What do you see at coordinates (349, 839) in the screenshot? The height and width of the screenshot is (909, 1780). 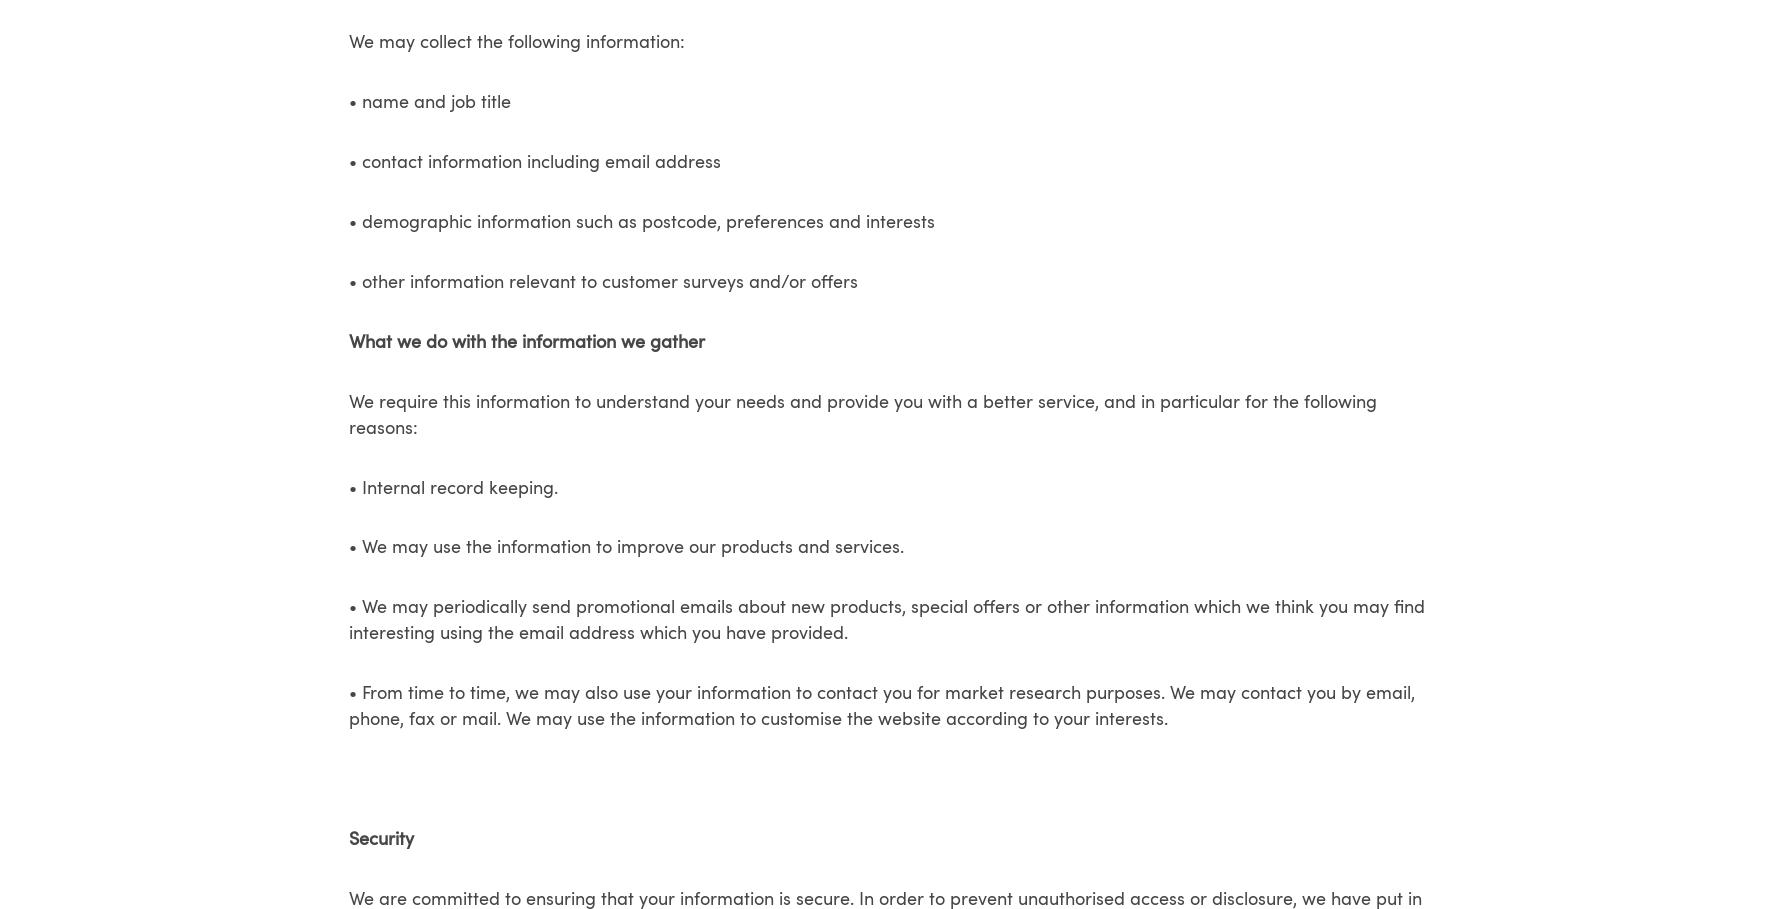 I see `'Security'` at bounding box center [349, 839].